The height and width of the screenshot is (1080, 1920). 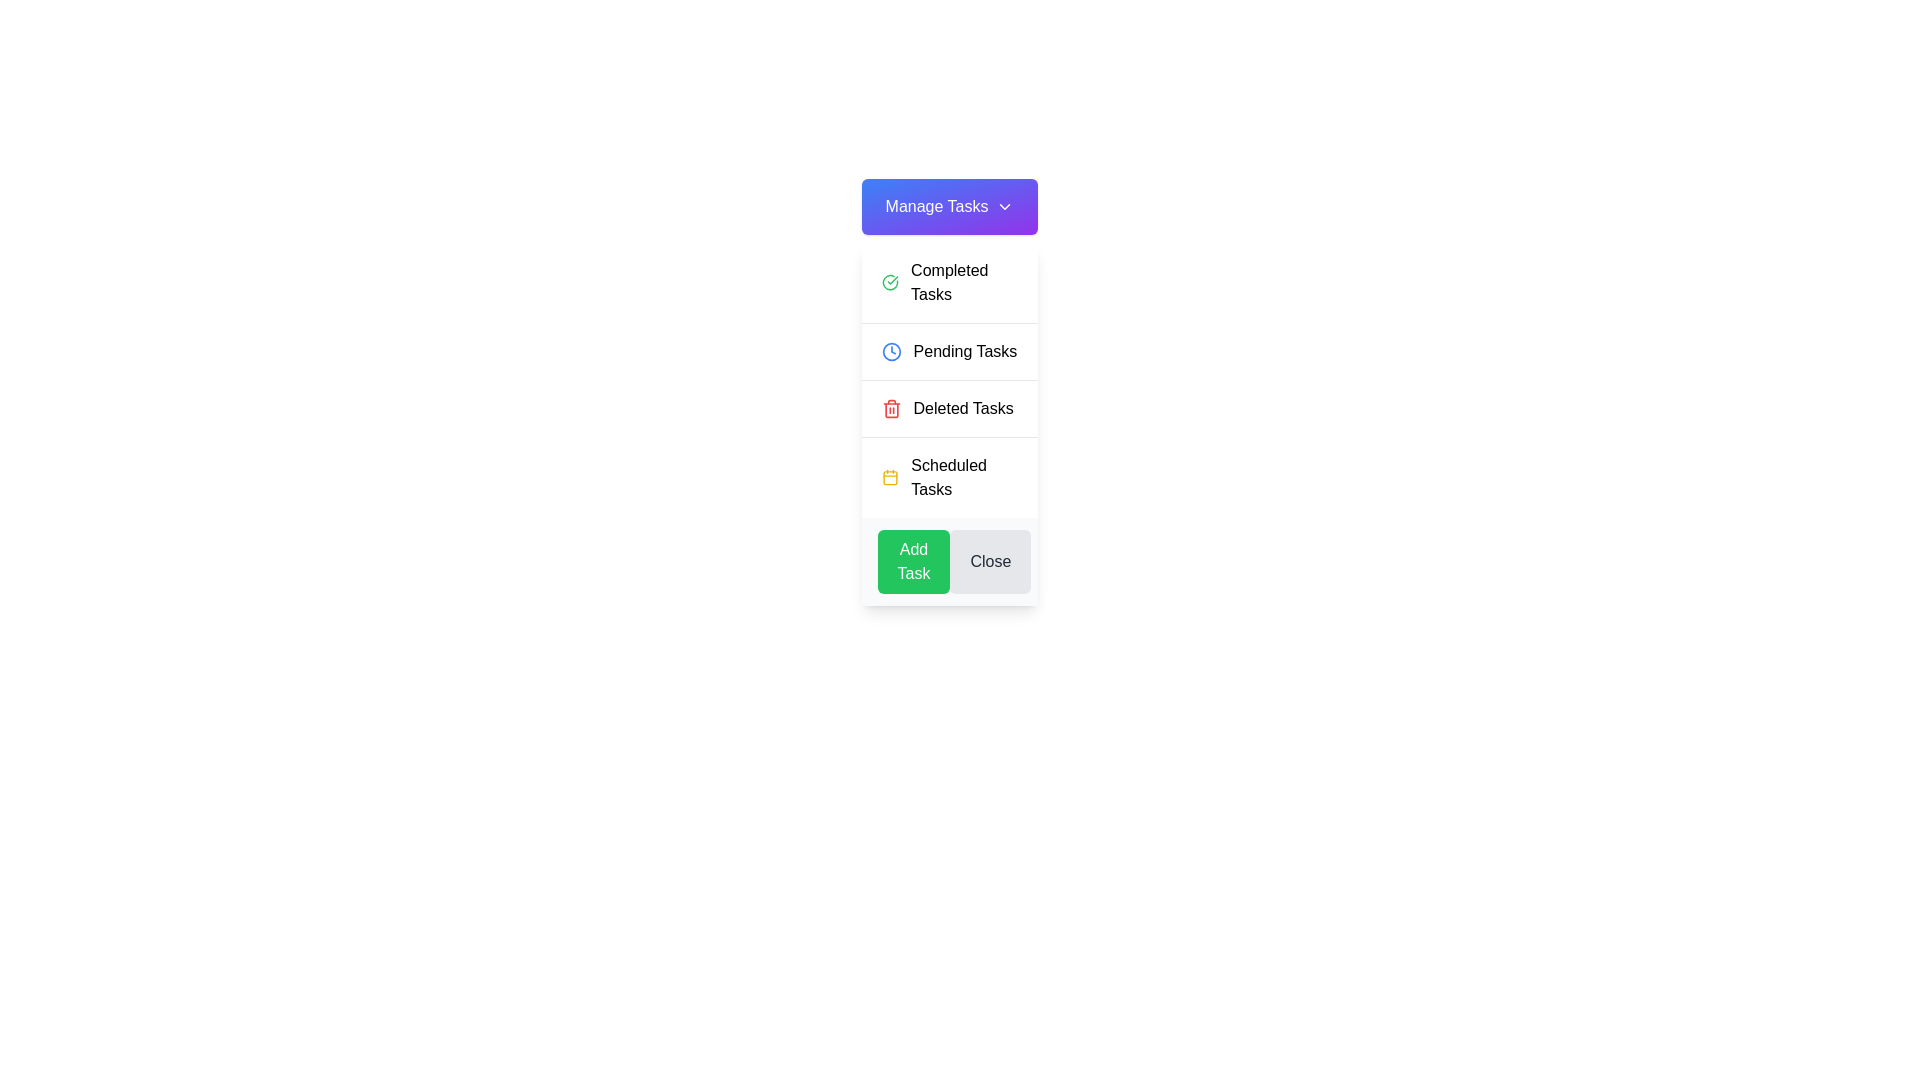 I want to click on the fourth item in the vertically aligned list of task categories, which serves as a navigational option for scheduled tasks, so click(x=949, y=477).